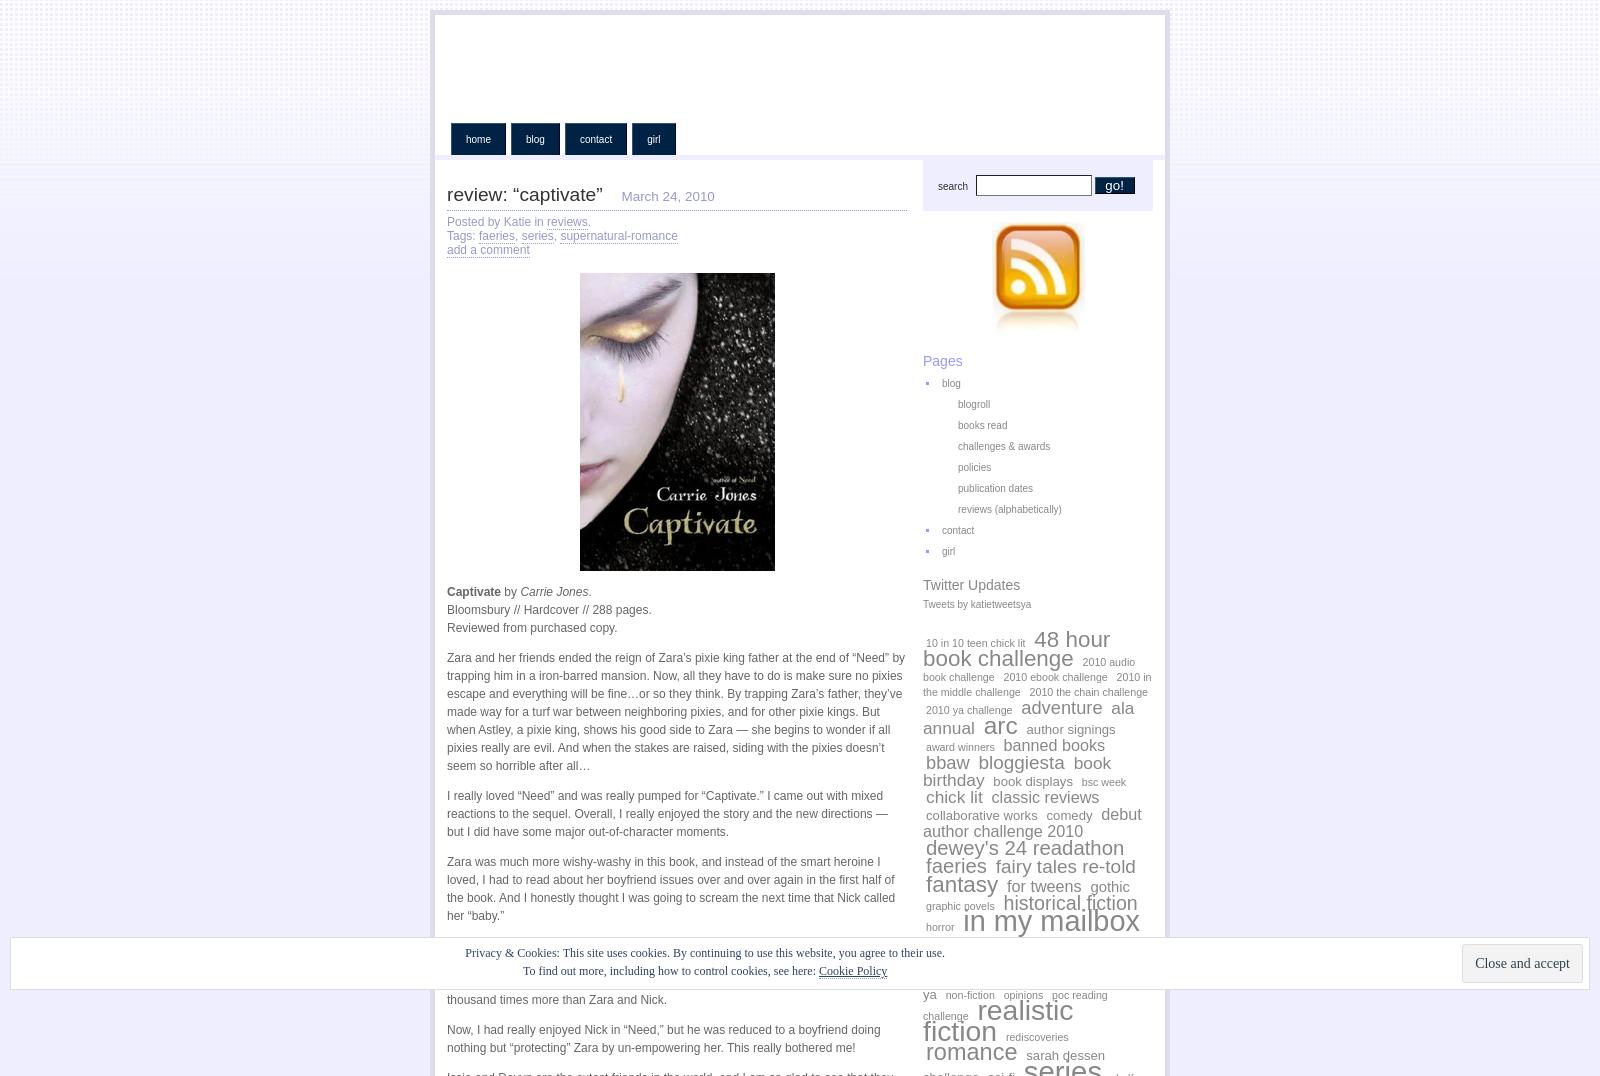  Describe the element at coordinates (1090, 886) in the screenshot. I see `'gothic'` at that location.